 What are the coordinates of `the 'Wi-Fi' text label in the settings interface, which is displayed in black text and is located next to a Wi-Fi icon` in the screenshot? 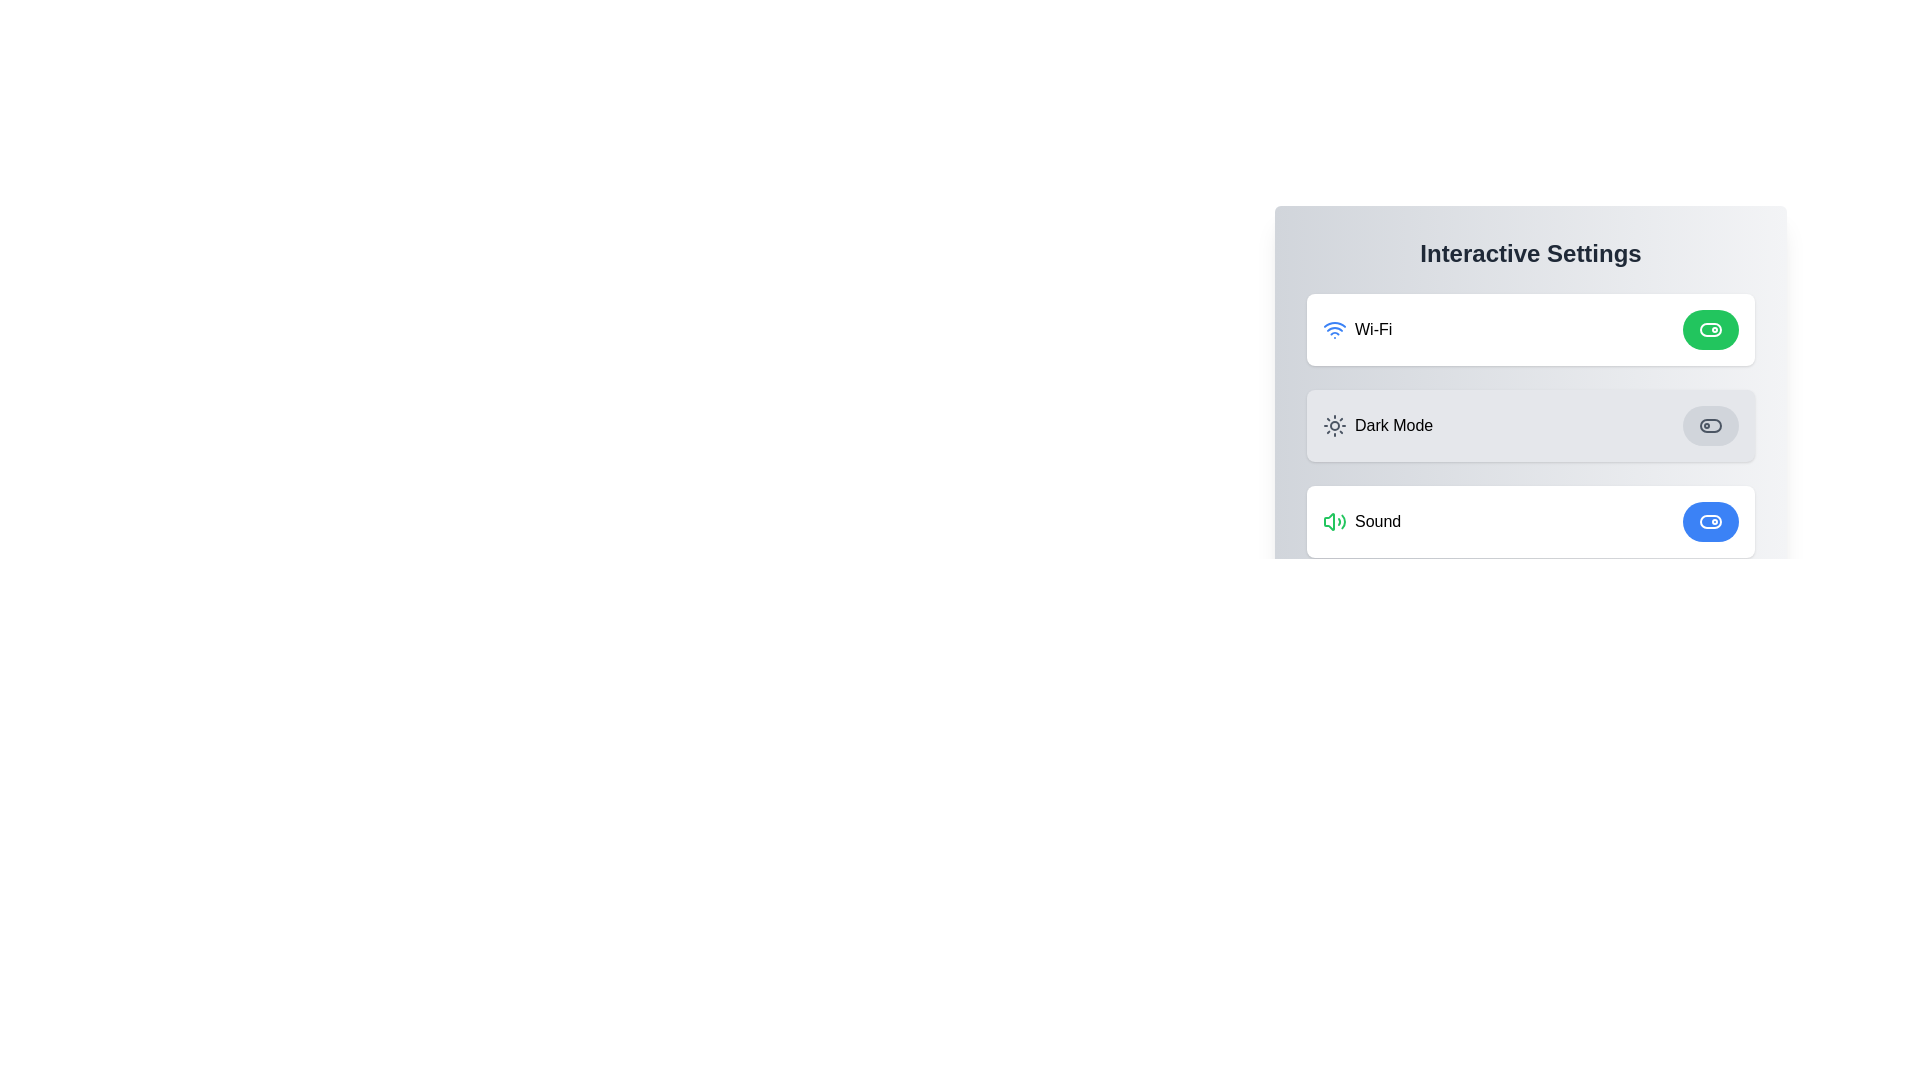 It's located at (1372, 329).